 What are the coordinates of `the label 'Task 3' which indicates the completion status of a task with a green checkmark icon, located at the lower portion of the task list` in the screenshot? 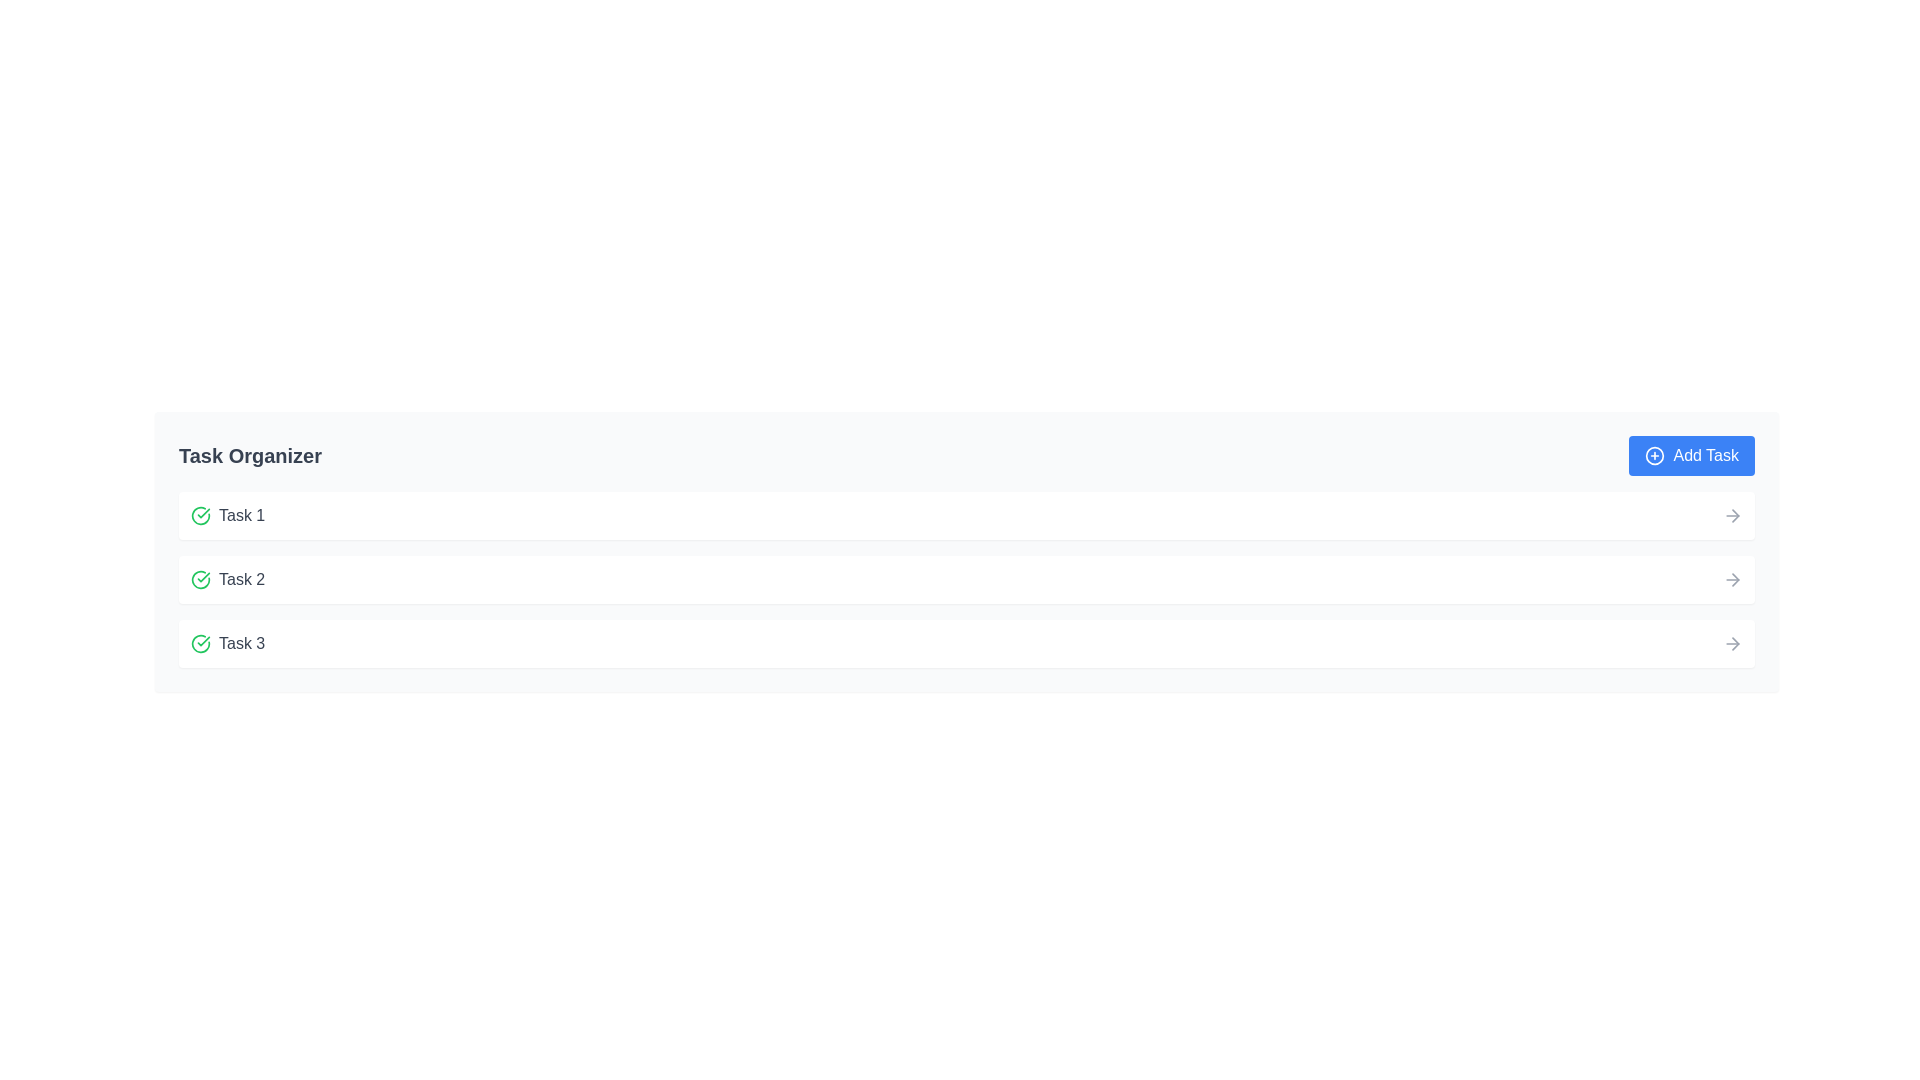 It's located at (228, 644).